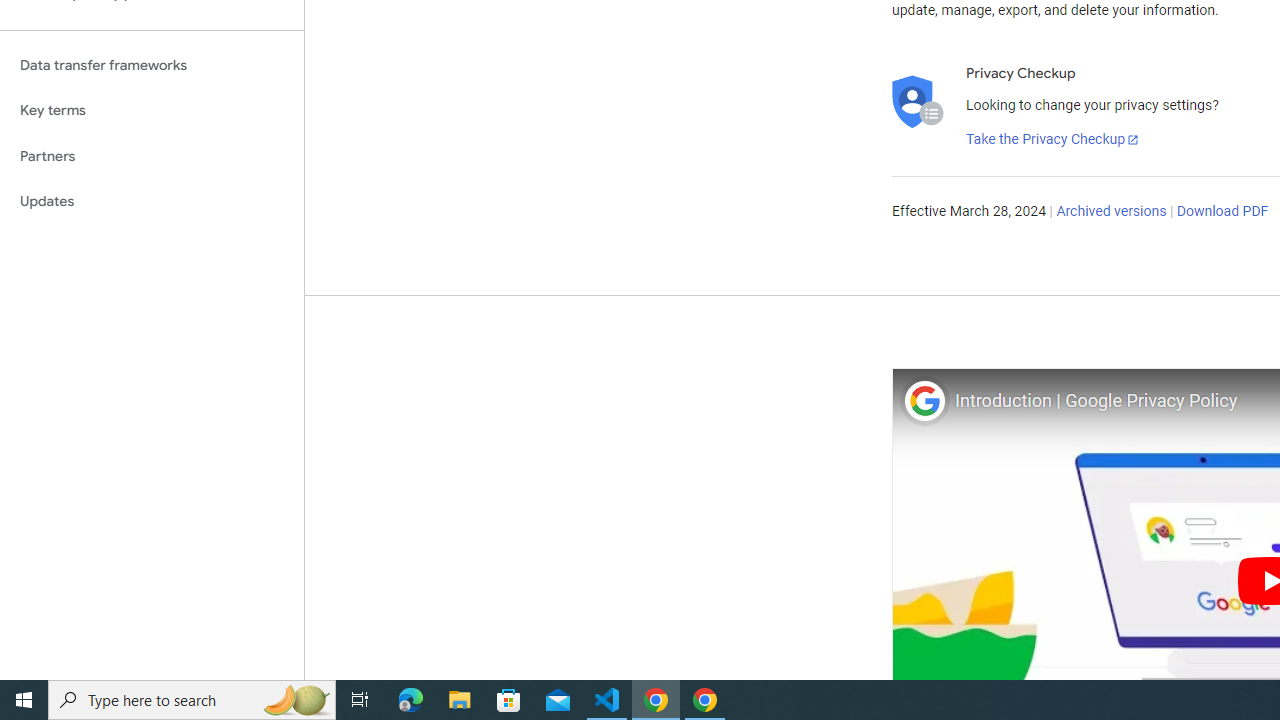 The width and height of the screenshot is (1280, 720). Describe the element at coordinates (923, 400) in the screenshot. I see `'Photo image of Google'` at that location.